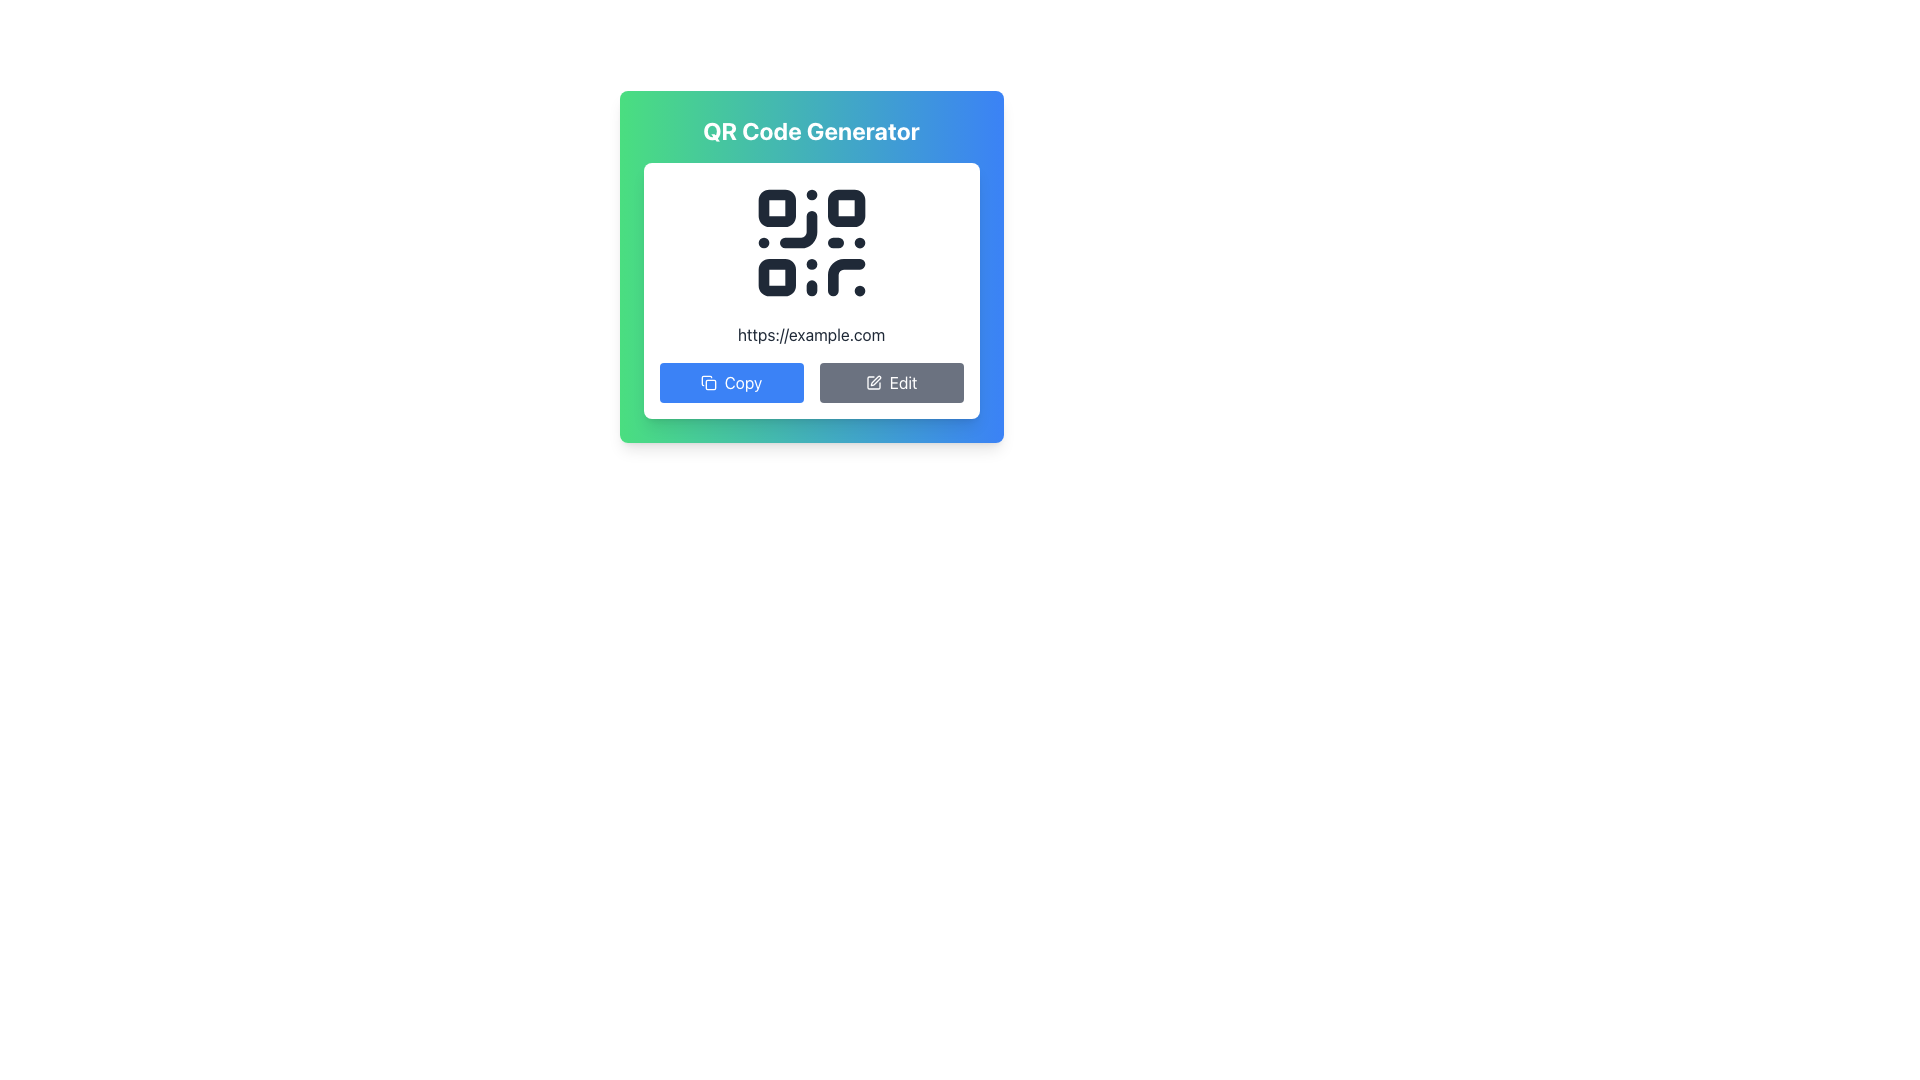 This screenshot has height=1080, width=1920. What do you see at coordinates (811, 334) in the screenshot?
I see `the horizontally centered text displaying the URL 'https://example.com', located below the QR code image and above the 'Copy' and 'Edit' buttons` at bounding box center [811, 334].